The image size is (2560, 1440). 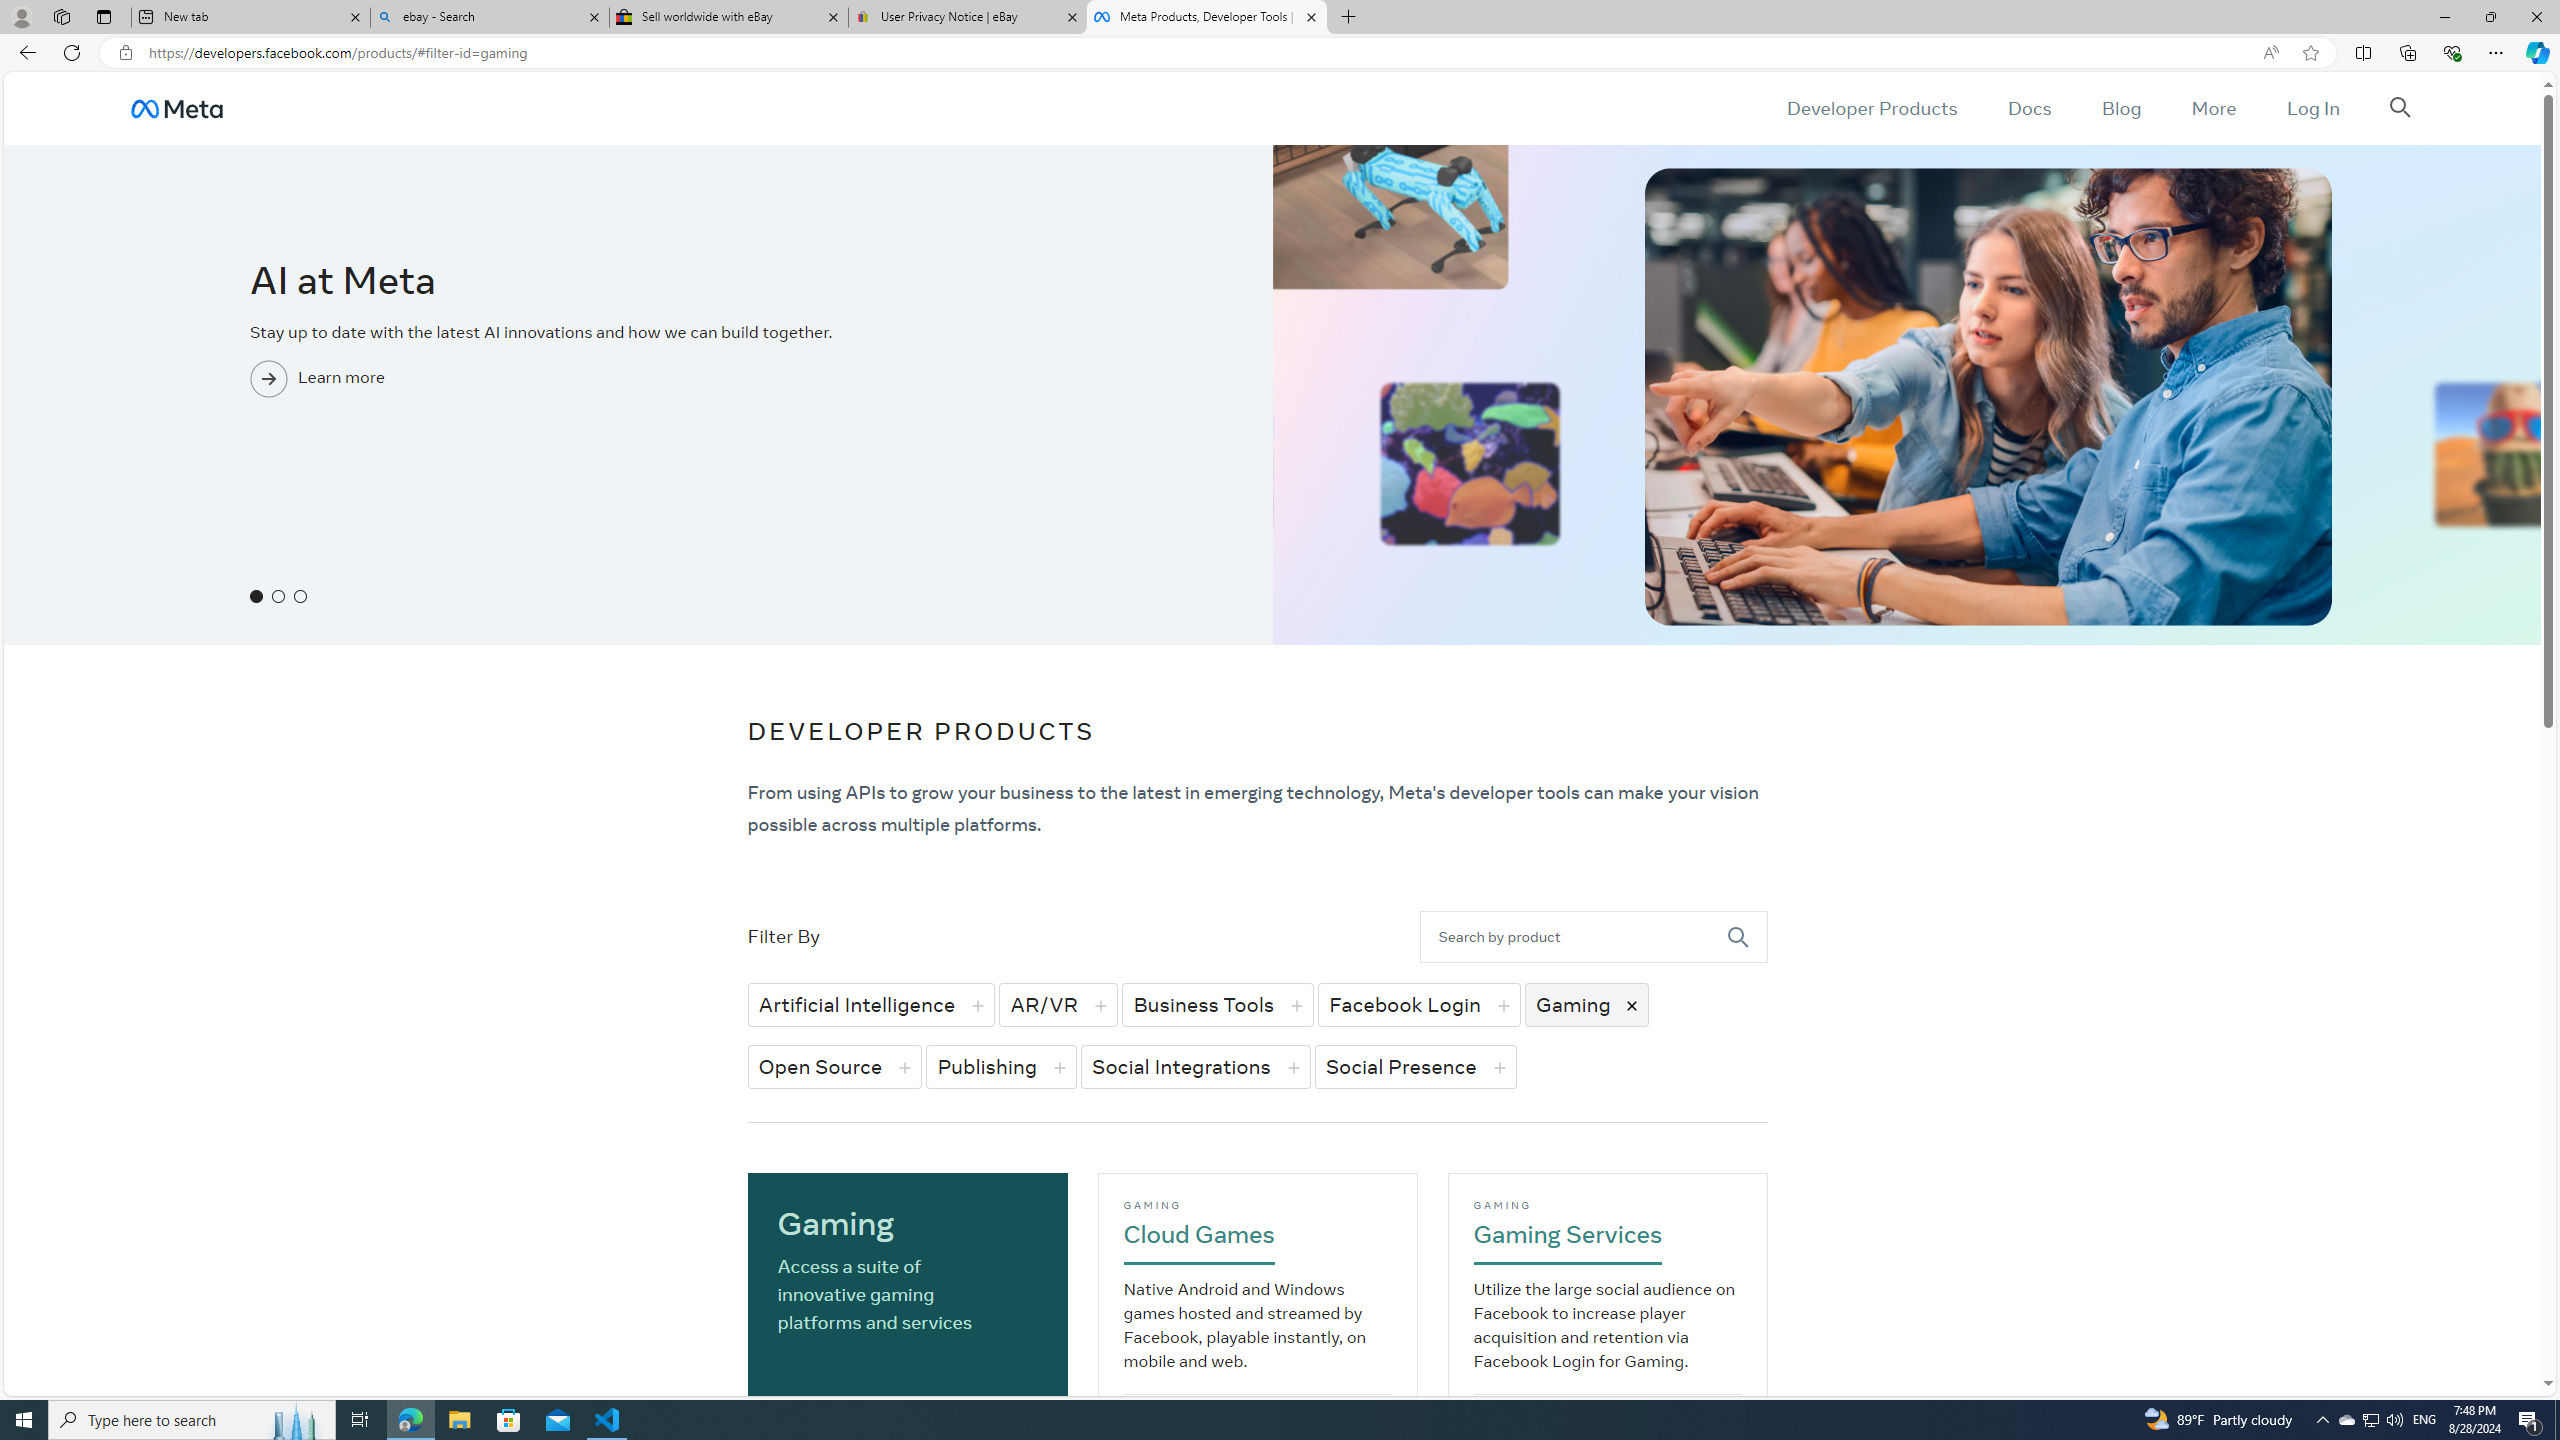 What do you see at coordinates (299, 595) in the screenshot?
I see `'Show slide 3'` at bounding box center [299, 595].